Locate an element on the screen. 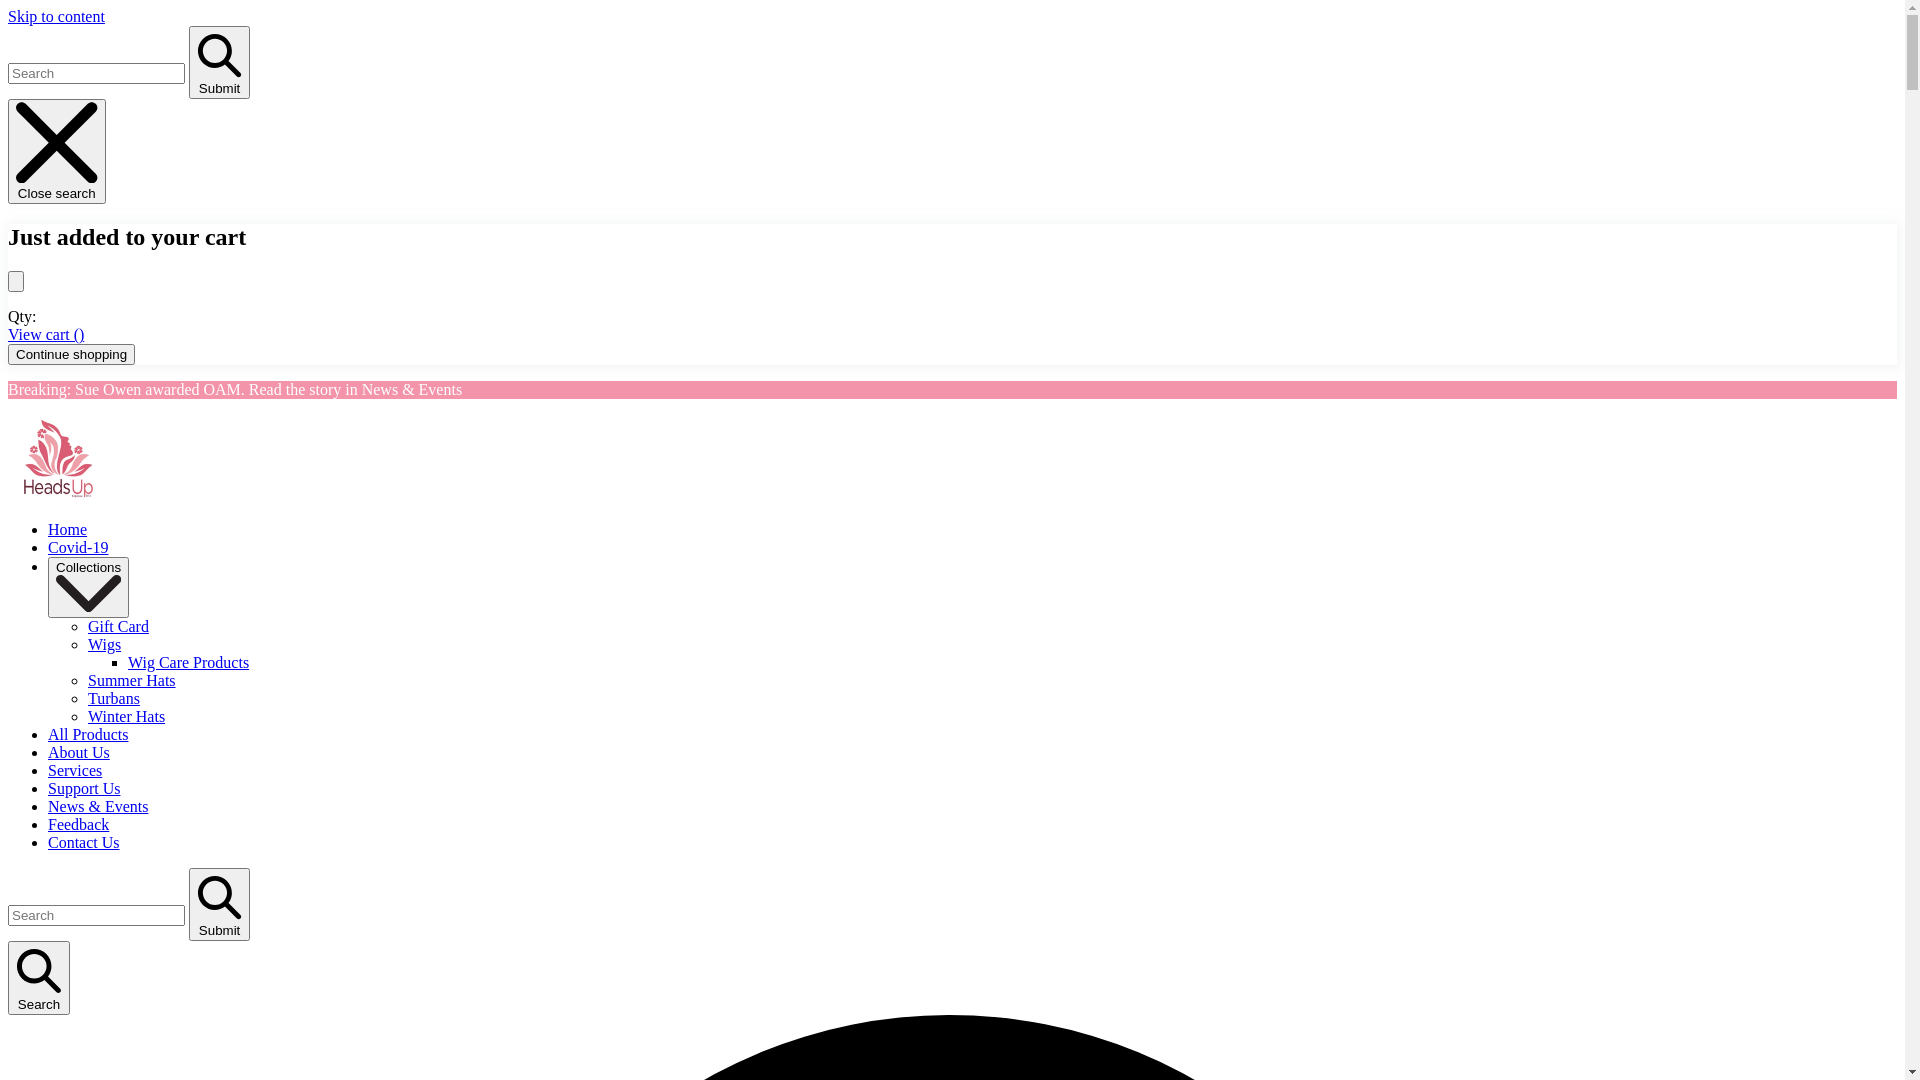 The height and width of the screenshot is (1080, 1920). 'Continue shopping' is located at coordinates (71, 353).